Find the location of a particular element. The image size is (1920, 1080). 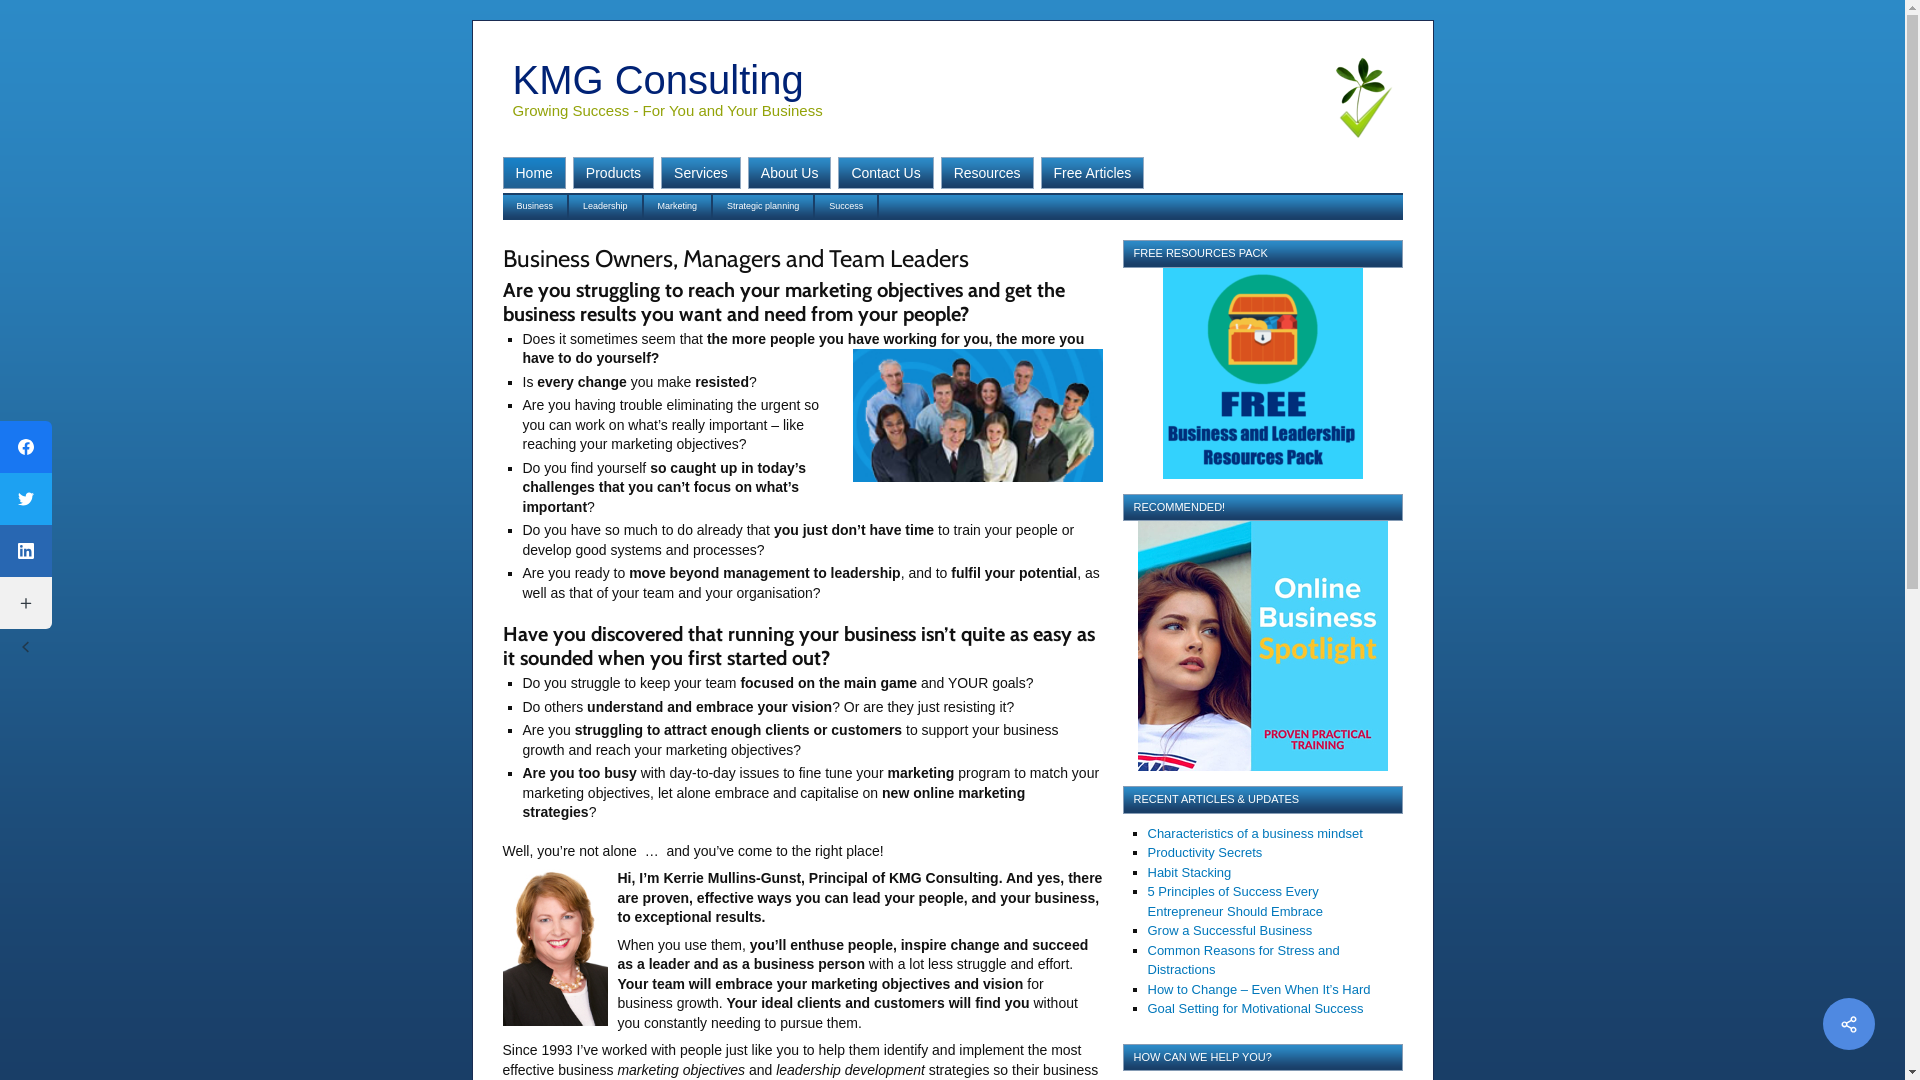

'Resources' is located at coordinates (987, 172).